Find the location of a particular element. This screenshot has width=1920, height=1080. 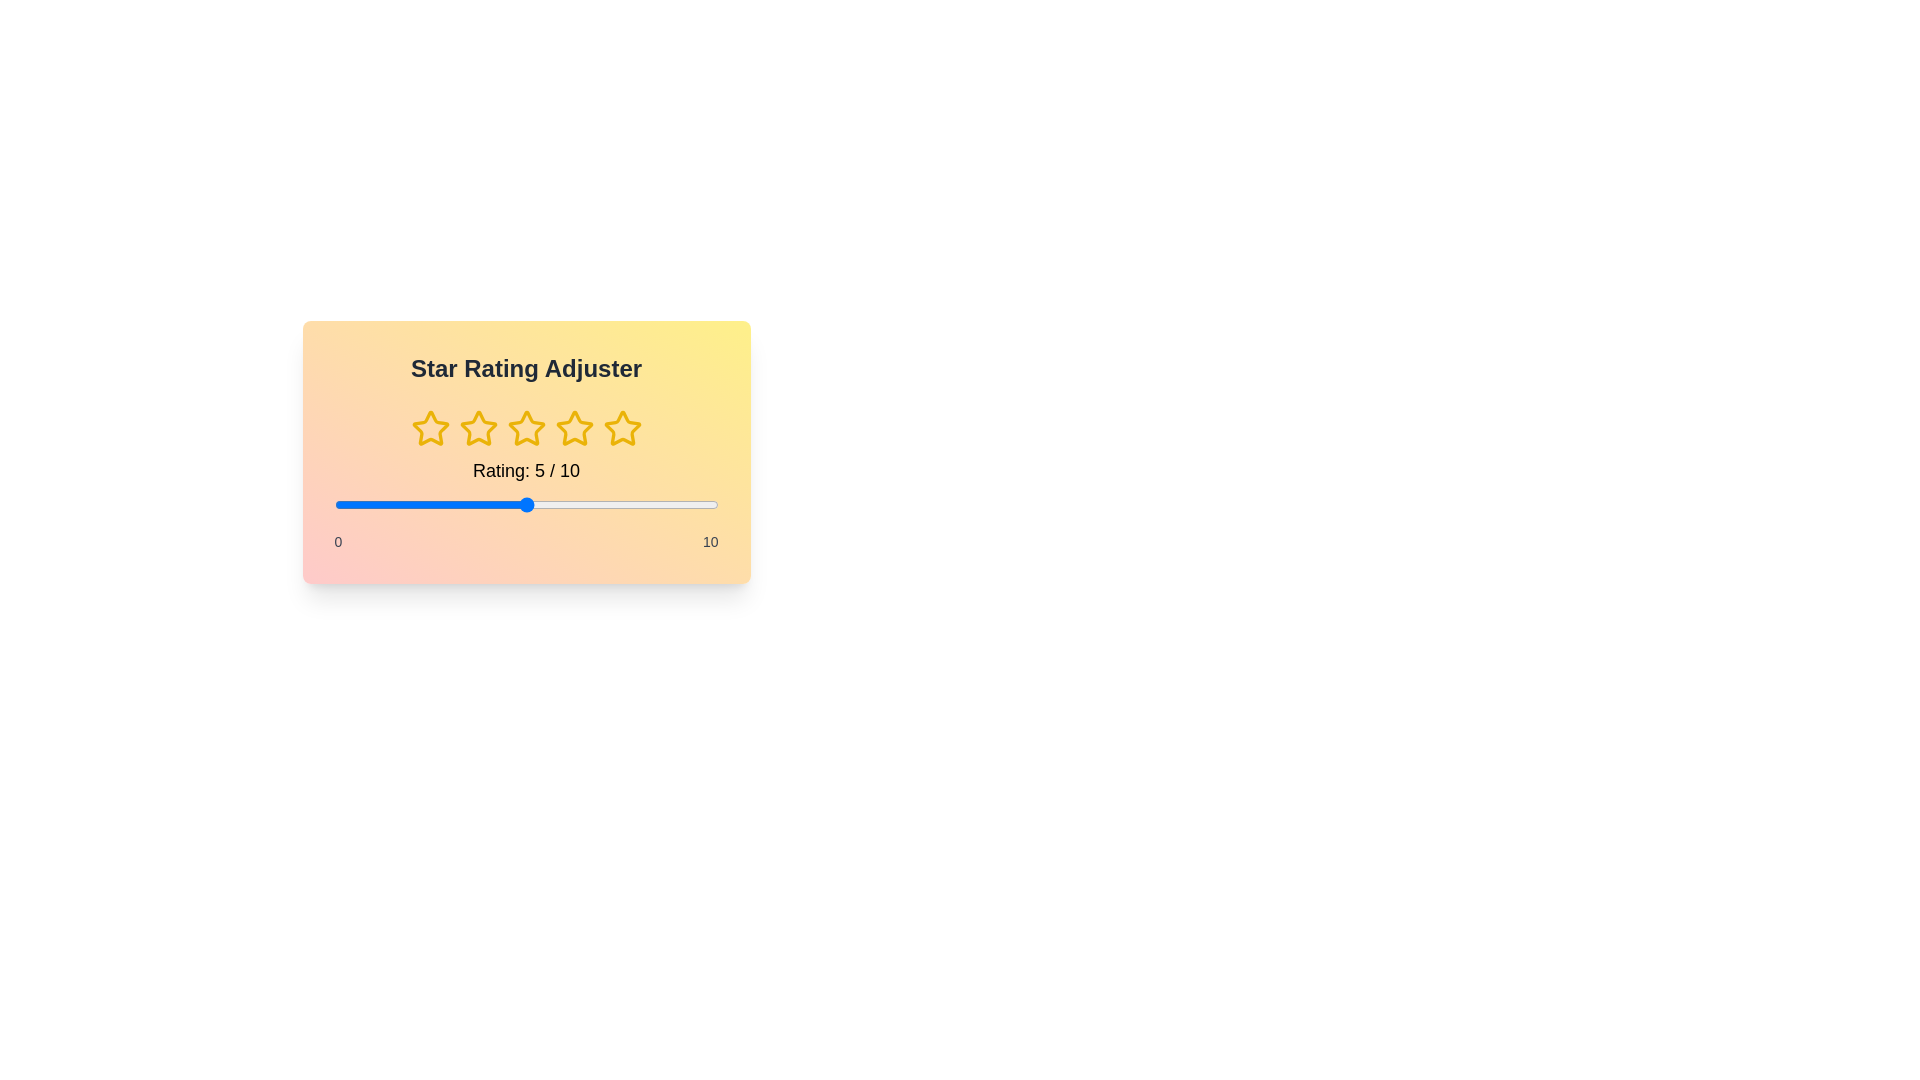

the slider to set the rating to 2 within the range of 0 to 10 is located at coordinates (410, 504).